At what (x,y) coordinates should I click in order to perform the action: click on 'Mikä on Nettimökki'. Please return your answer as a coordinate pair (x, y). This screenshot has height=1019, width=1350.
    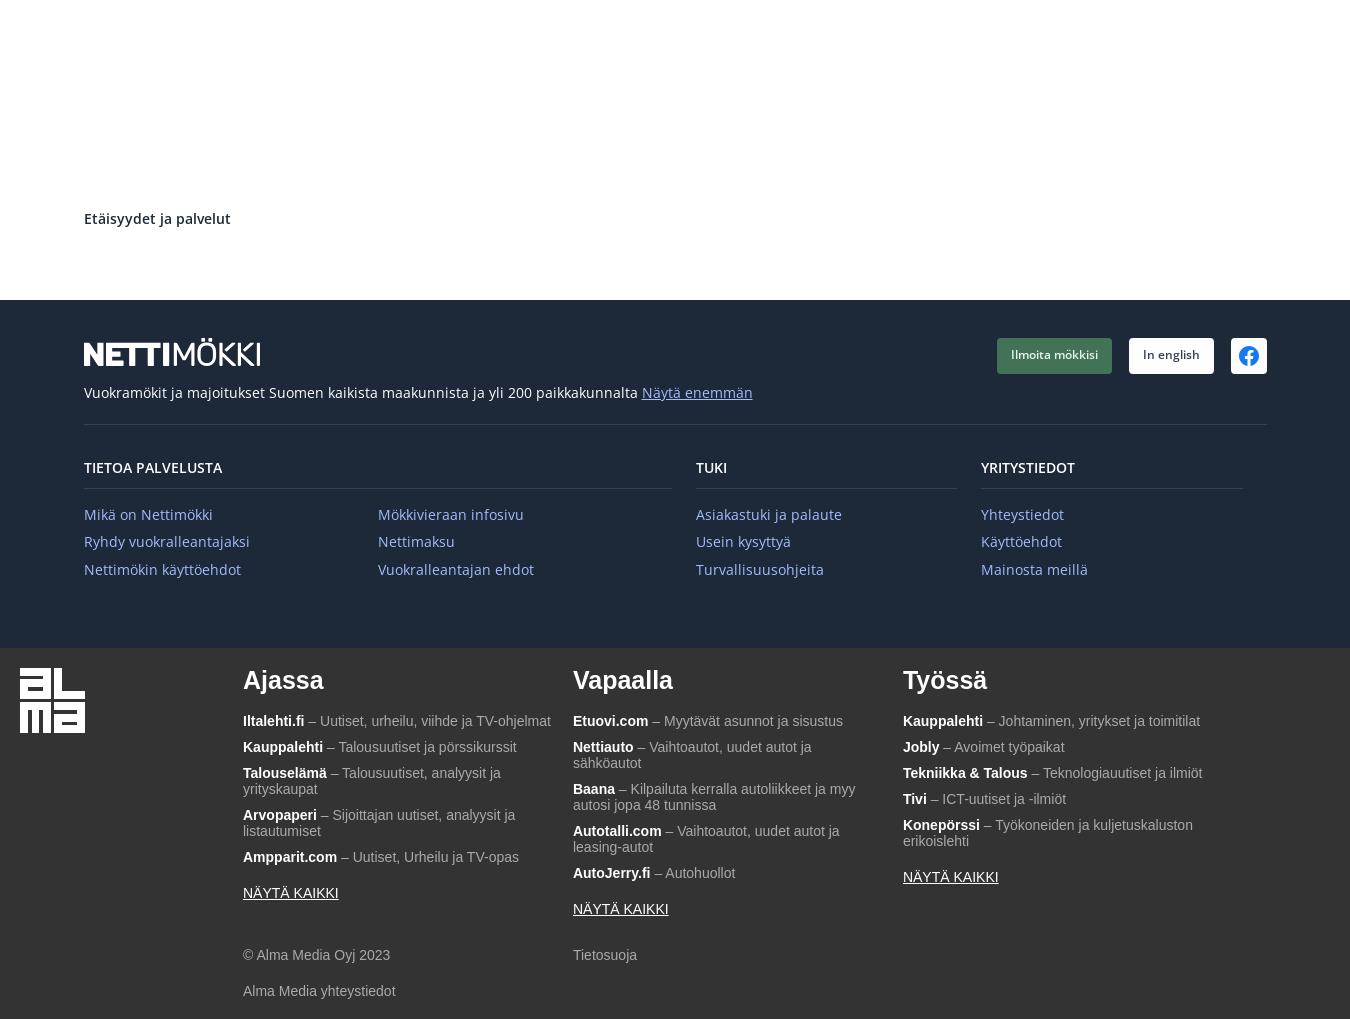
    Looking at the image, I should click on (147, 513).